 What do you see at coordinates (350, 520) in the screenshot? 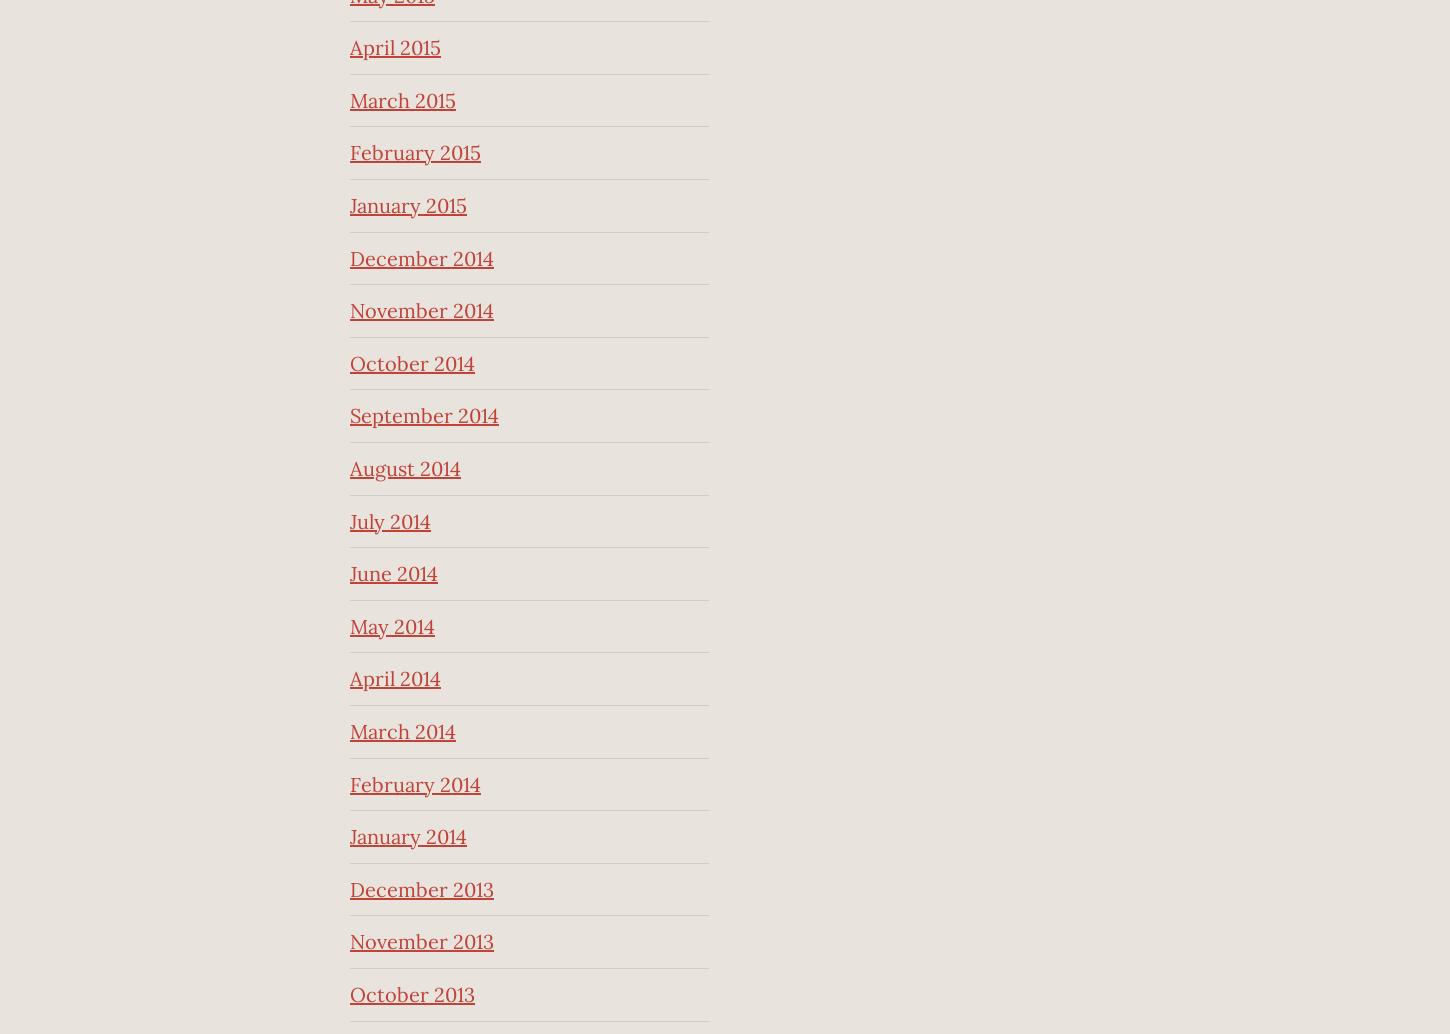
I see `'July 2014'` at bounding box center [350, 520].